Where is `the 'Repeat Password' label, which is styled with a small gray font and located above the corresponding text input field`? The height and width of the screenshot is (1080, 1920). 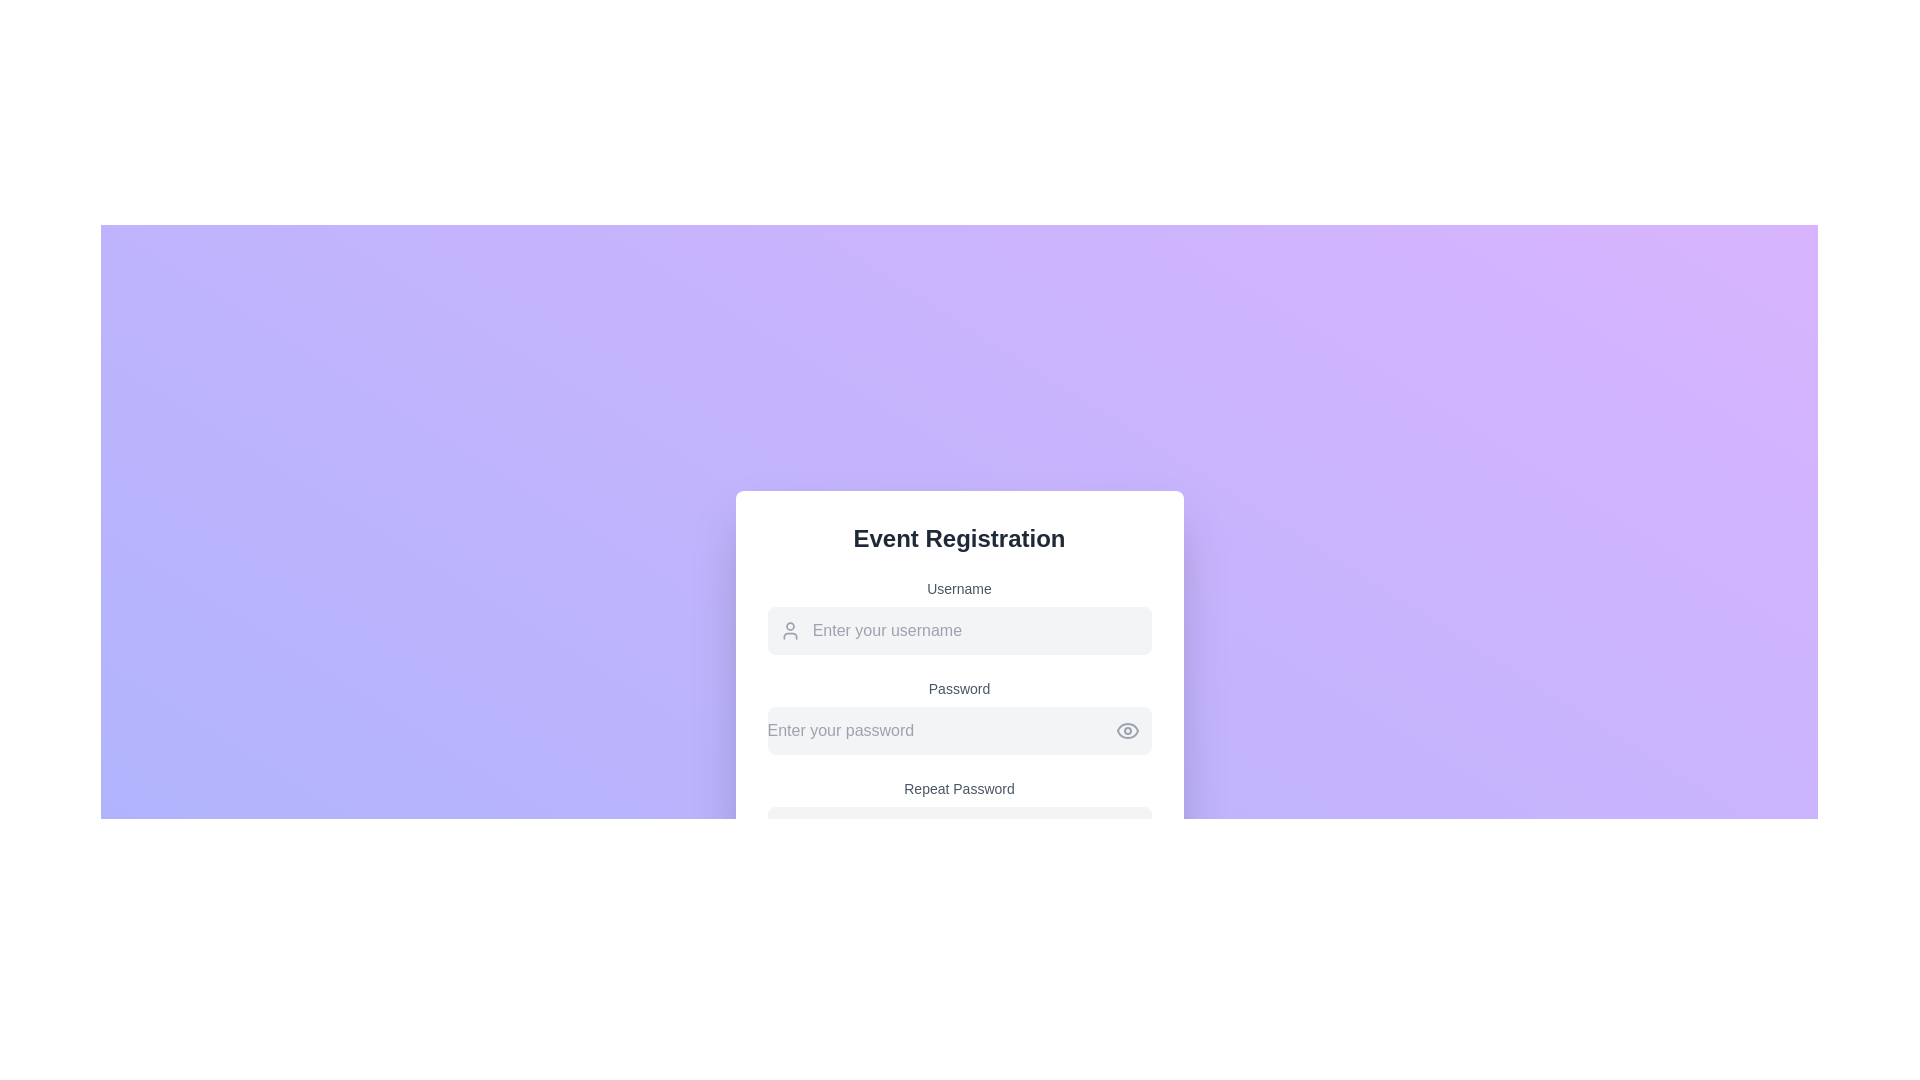 the 'Repeat Password' label, which is styled with a small gray font and located above the corresponding text input field is located at coordinates (958, 788).